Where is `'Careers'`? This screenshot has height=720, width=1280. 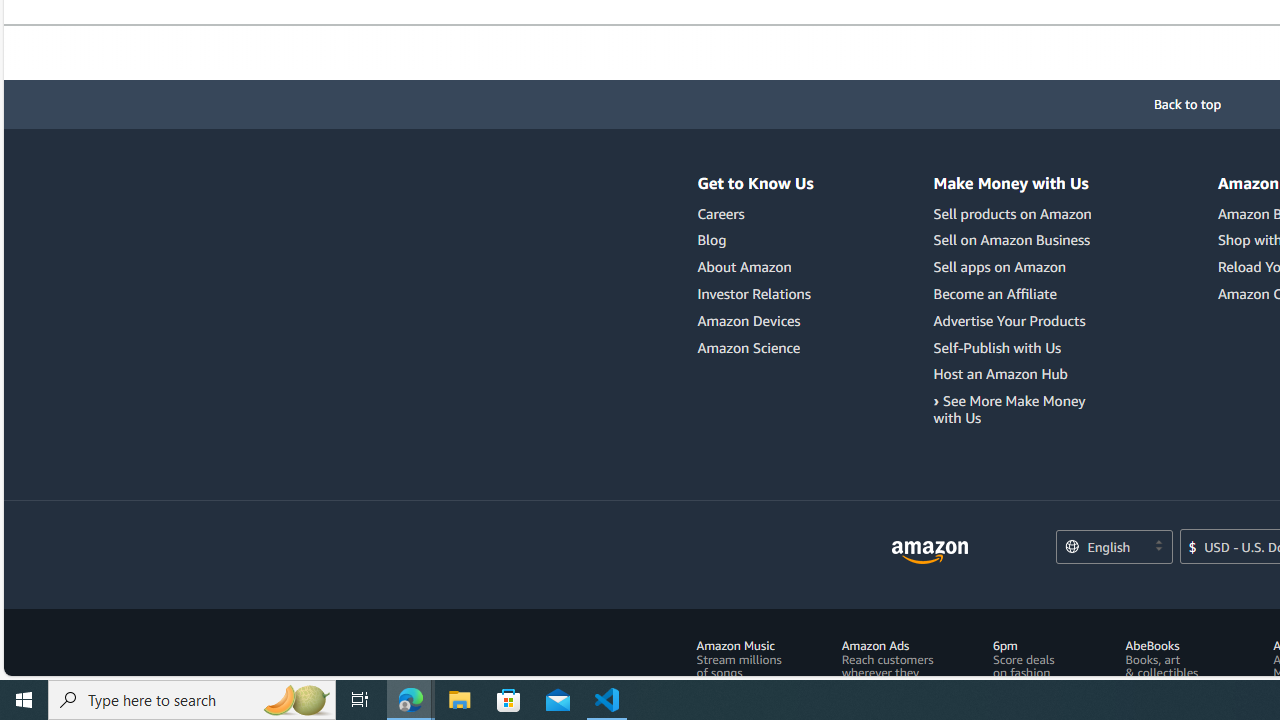 'Careers' is located at coordinates (754, 214).